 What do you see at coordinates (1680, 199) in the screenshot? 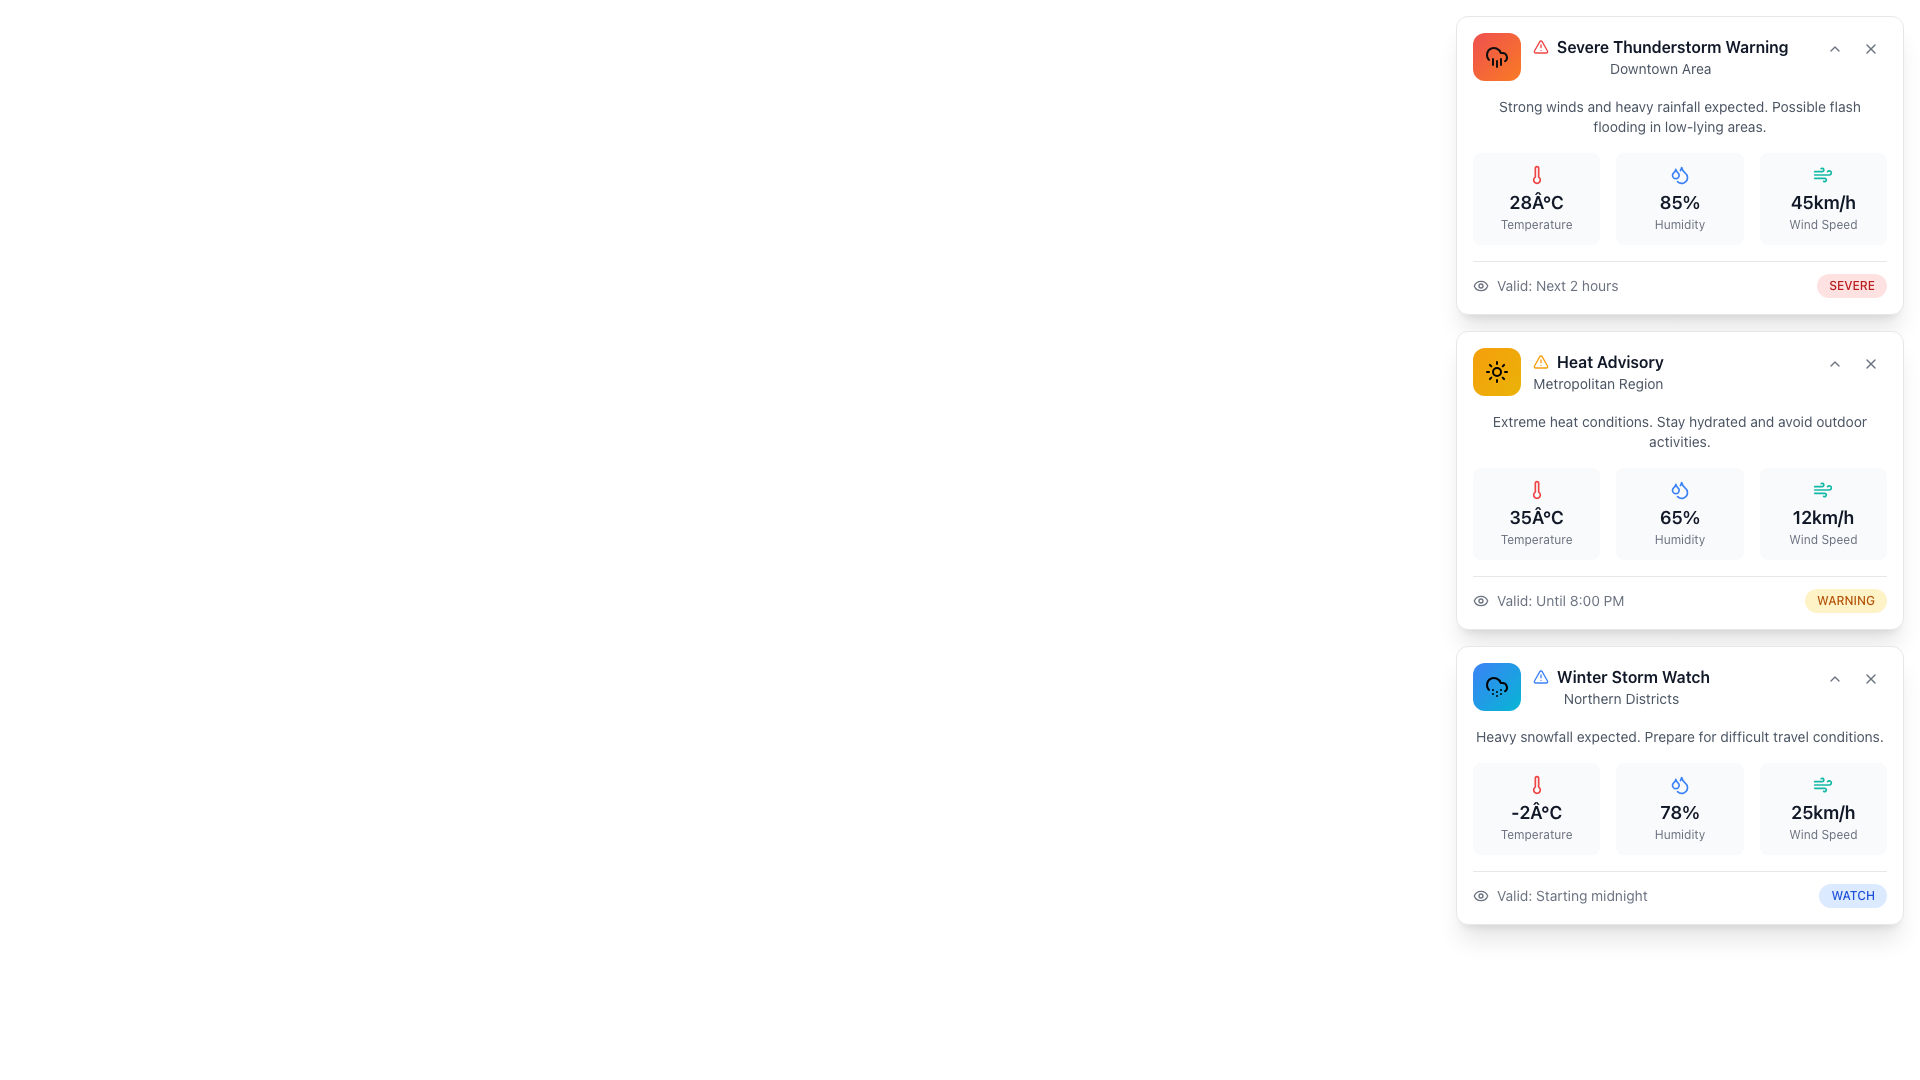
I see `the Informational card displaying the current humidity level, which features a blue water droplet icon and an '85%' humidity value, positioned in the second column of the grid layout within the 'Severe Thunderstorm Warning' card` at bounding box center [1680, 199].